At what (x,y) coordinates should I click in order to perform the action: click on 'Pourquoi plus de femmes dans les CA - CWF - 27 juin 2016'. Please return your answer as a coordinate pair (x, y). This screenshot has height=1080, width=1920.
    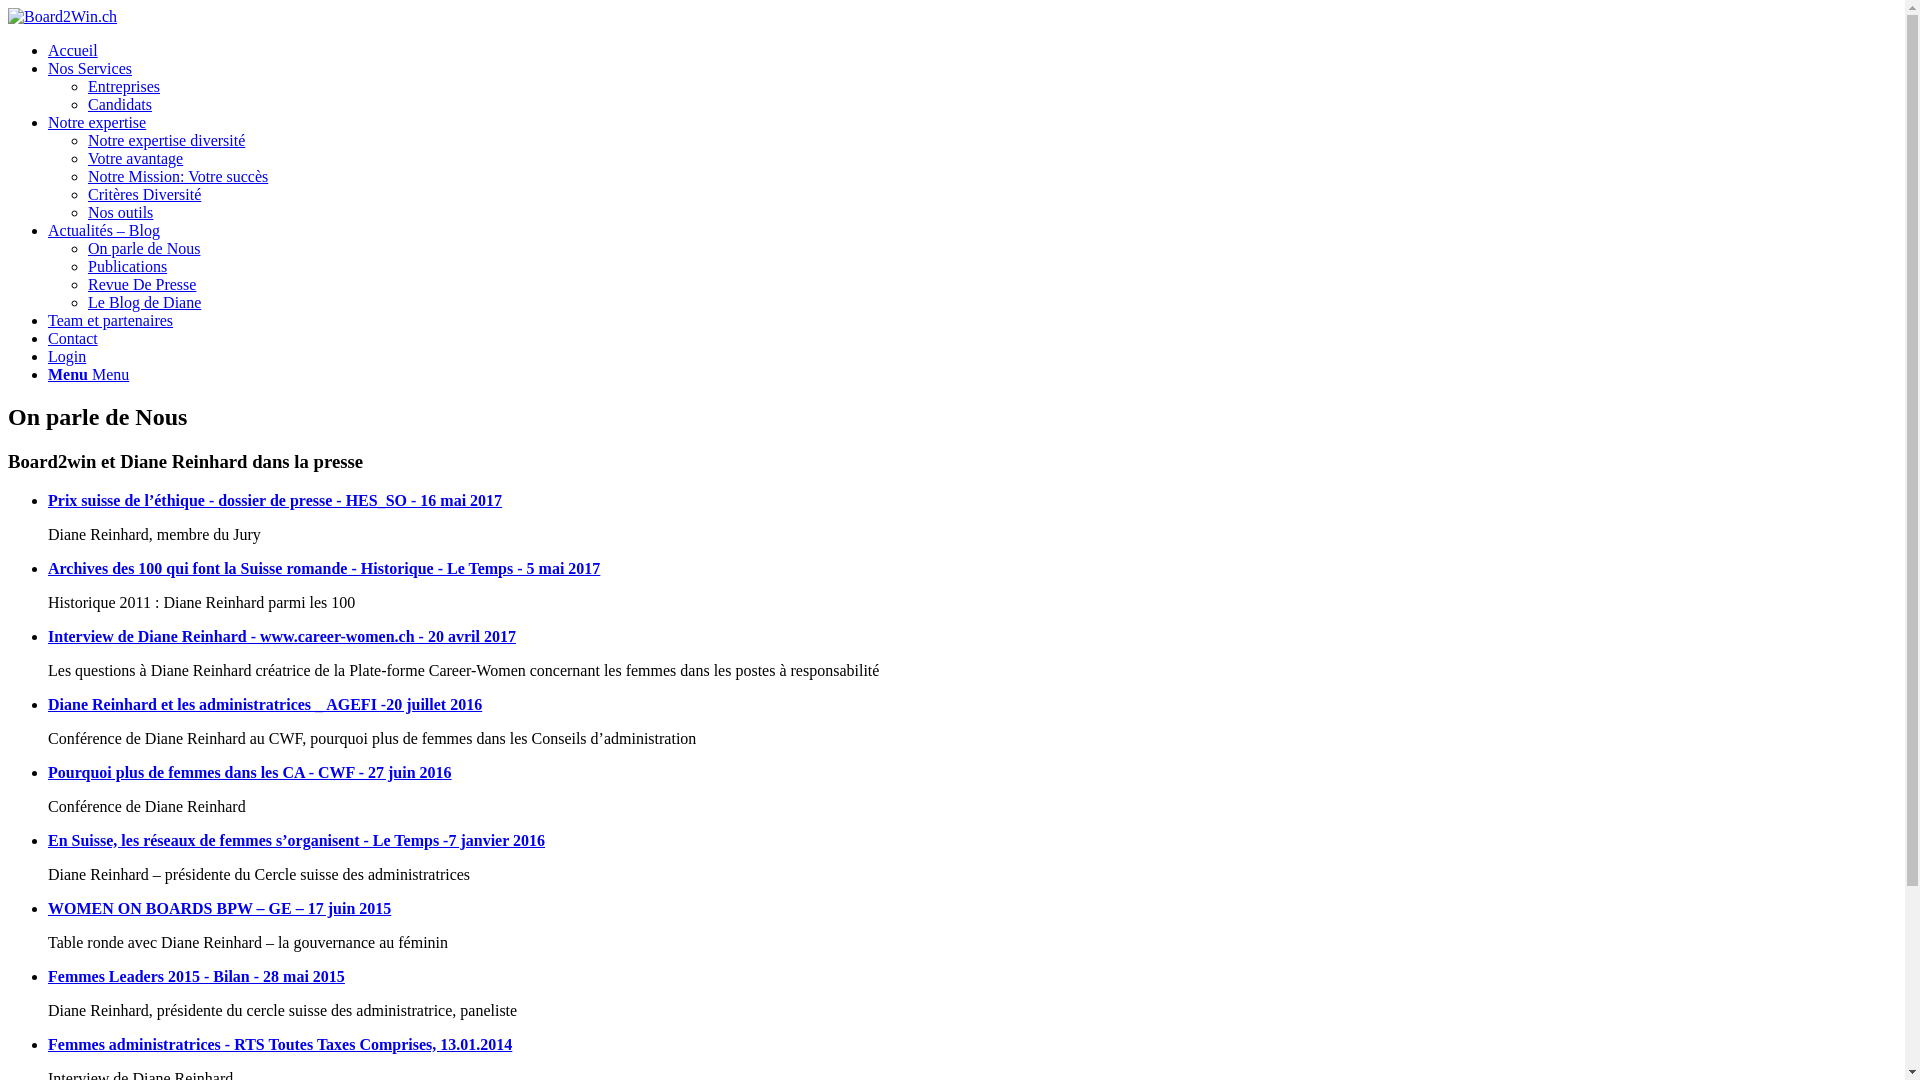
    Looking at the image, I should click on (248, 771).